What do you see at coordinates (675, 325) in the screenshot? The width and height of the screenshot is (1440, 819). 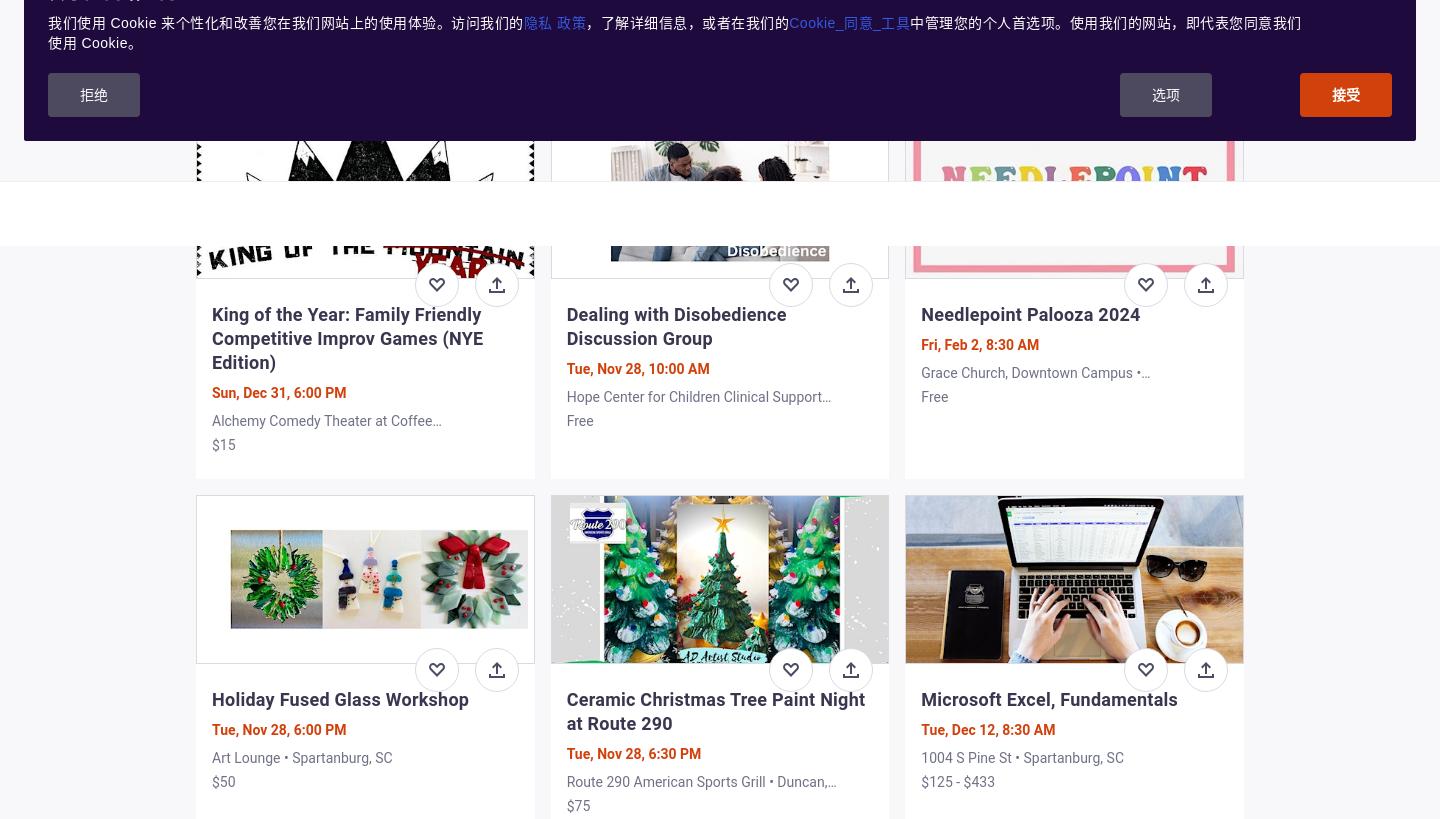 I see `'Dealing with Disobedience Discussion Group'` at bounding box center [675, 325].